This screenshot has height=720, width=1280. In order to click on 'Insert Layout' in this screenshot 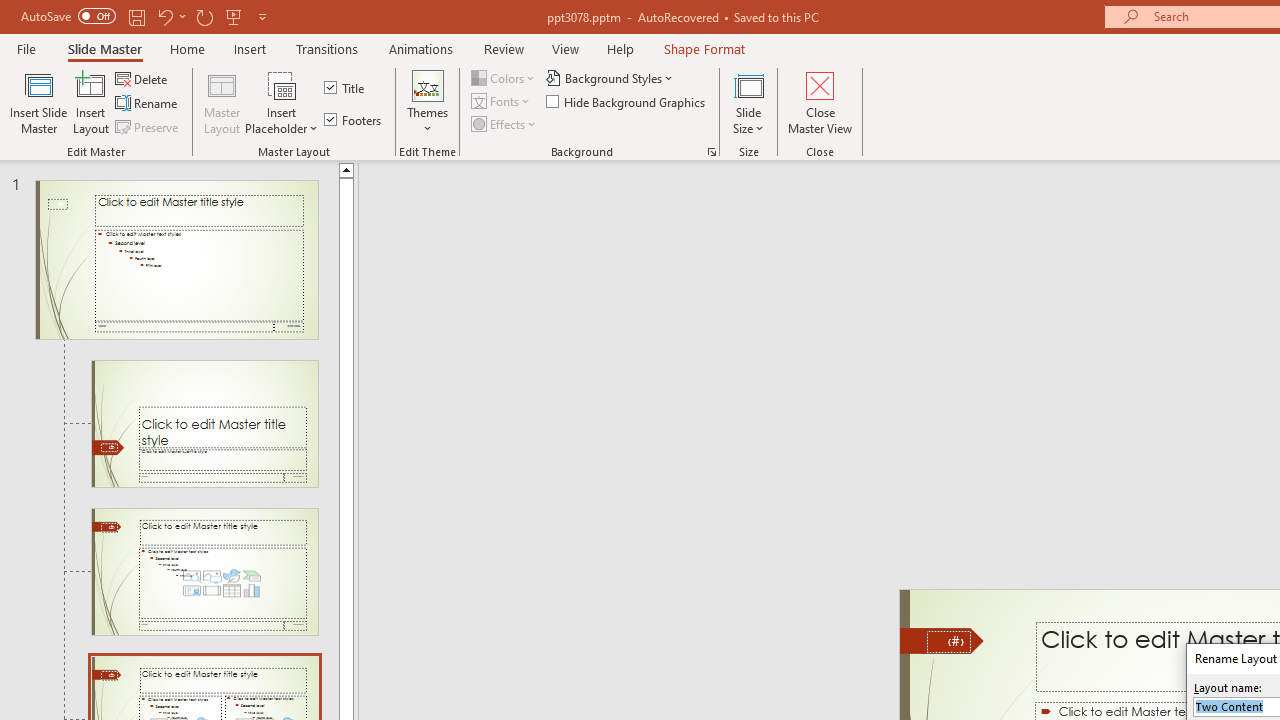, I will do `click(90, 103)`.